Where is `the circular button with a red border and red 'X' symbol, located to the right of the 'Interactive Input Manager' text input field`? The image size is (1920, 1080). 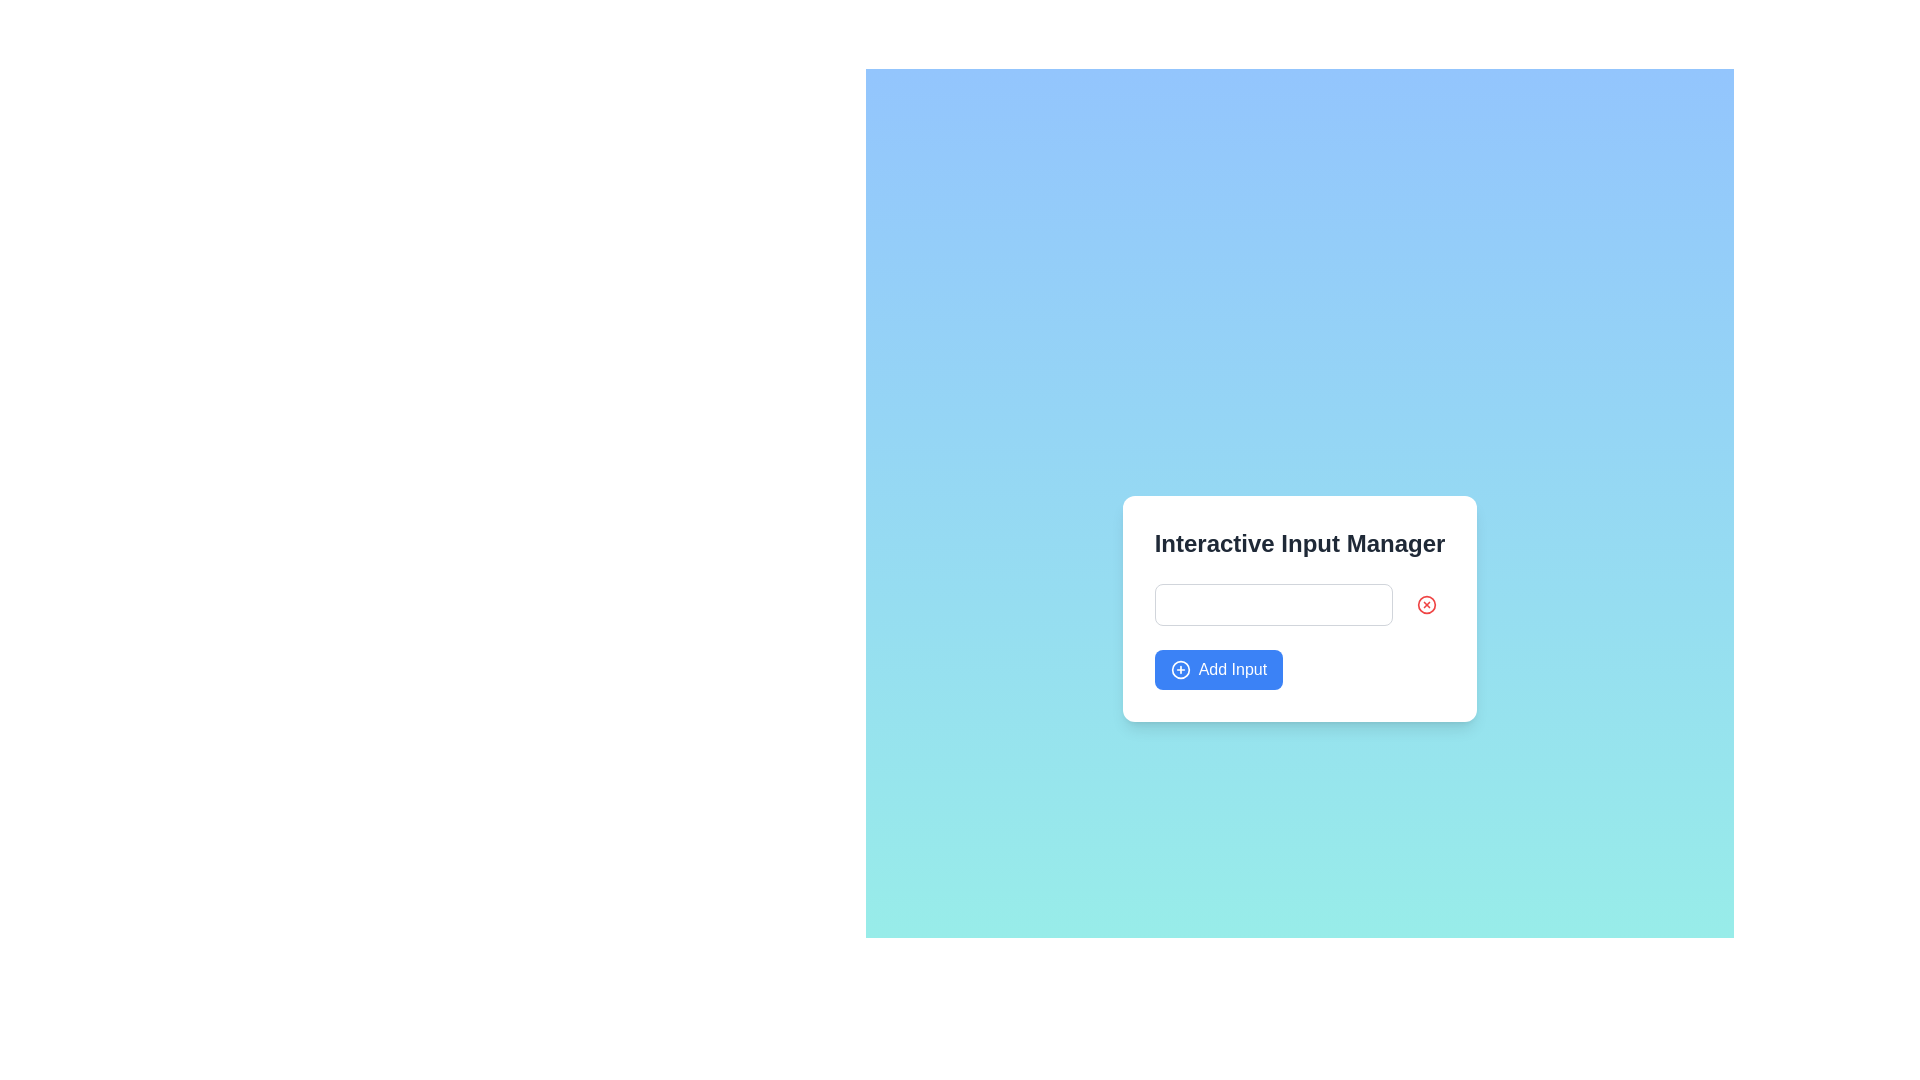 the circular button with a red border and red 'X' symbol, located to the right of the 'Interactive Input Manager' text input field is located at coordinates (1426, 604).